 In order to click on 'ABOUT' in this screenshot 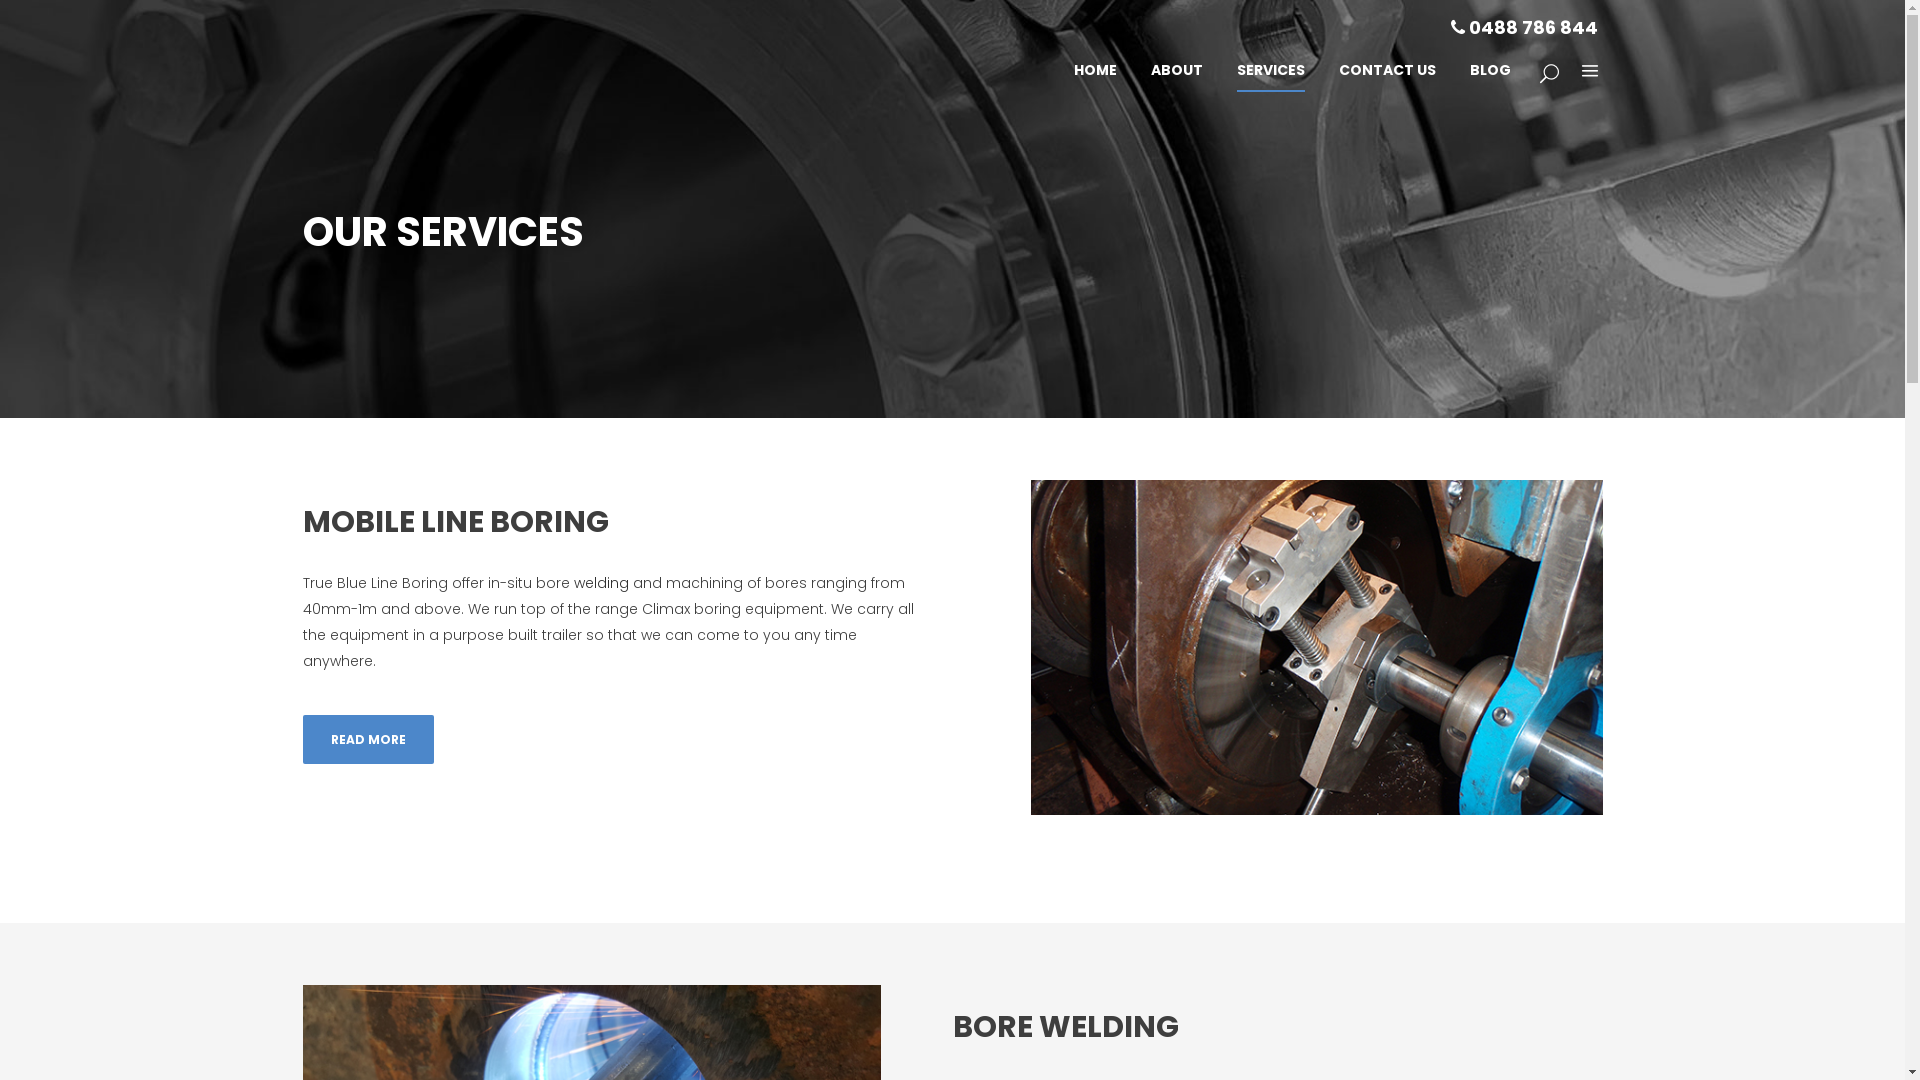, I will do `click(1176, 68)`.